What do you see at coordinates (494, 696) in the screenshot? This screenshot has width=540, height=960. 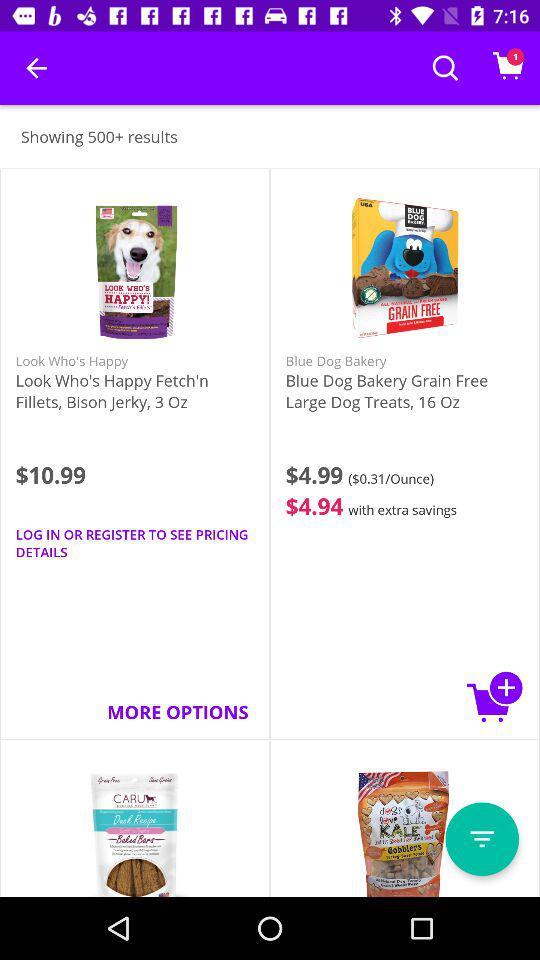 I see `to cart` at bounding box center [494, 696].